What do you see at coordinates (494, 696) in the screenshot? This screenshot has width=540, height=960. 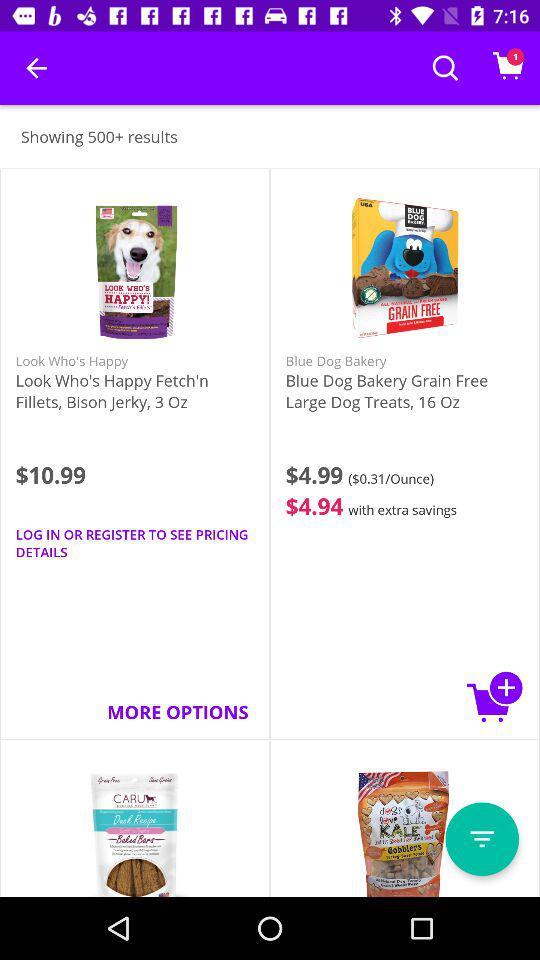 I see `to cart` at bounding box center [494, 696].